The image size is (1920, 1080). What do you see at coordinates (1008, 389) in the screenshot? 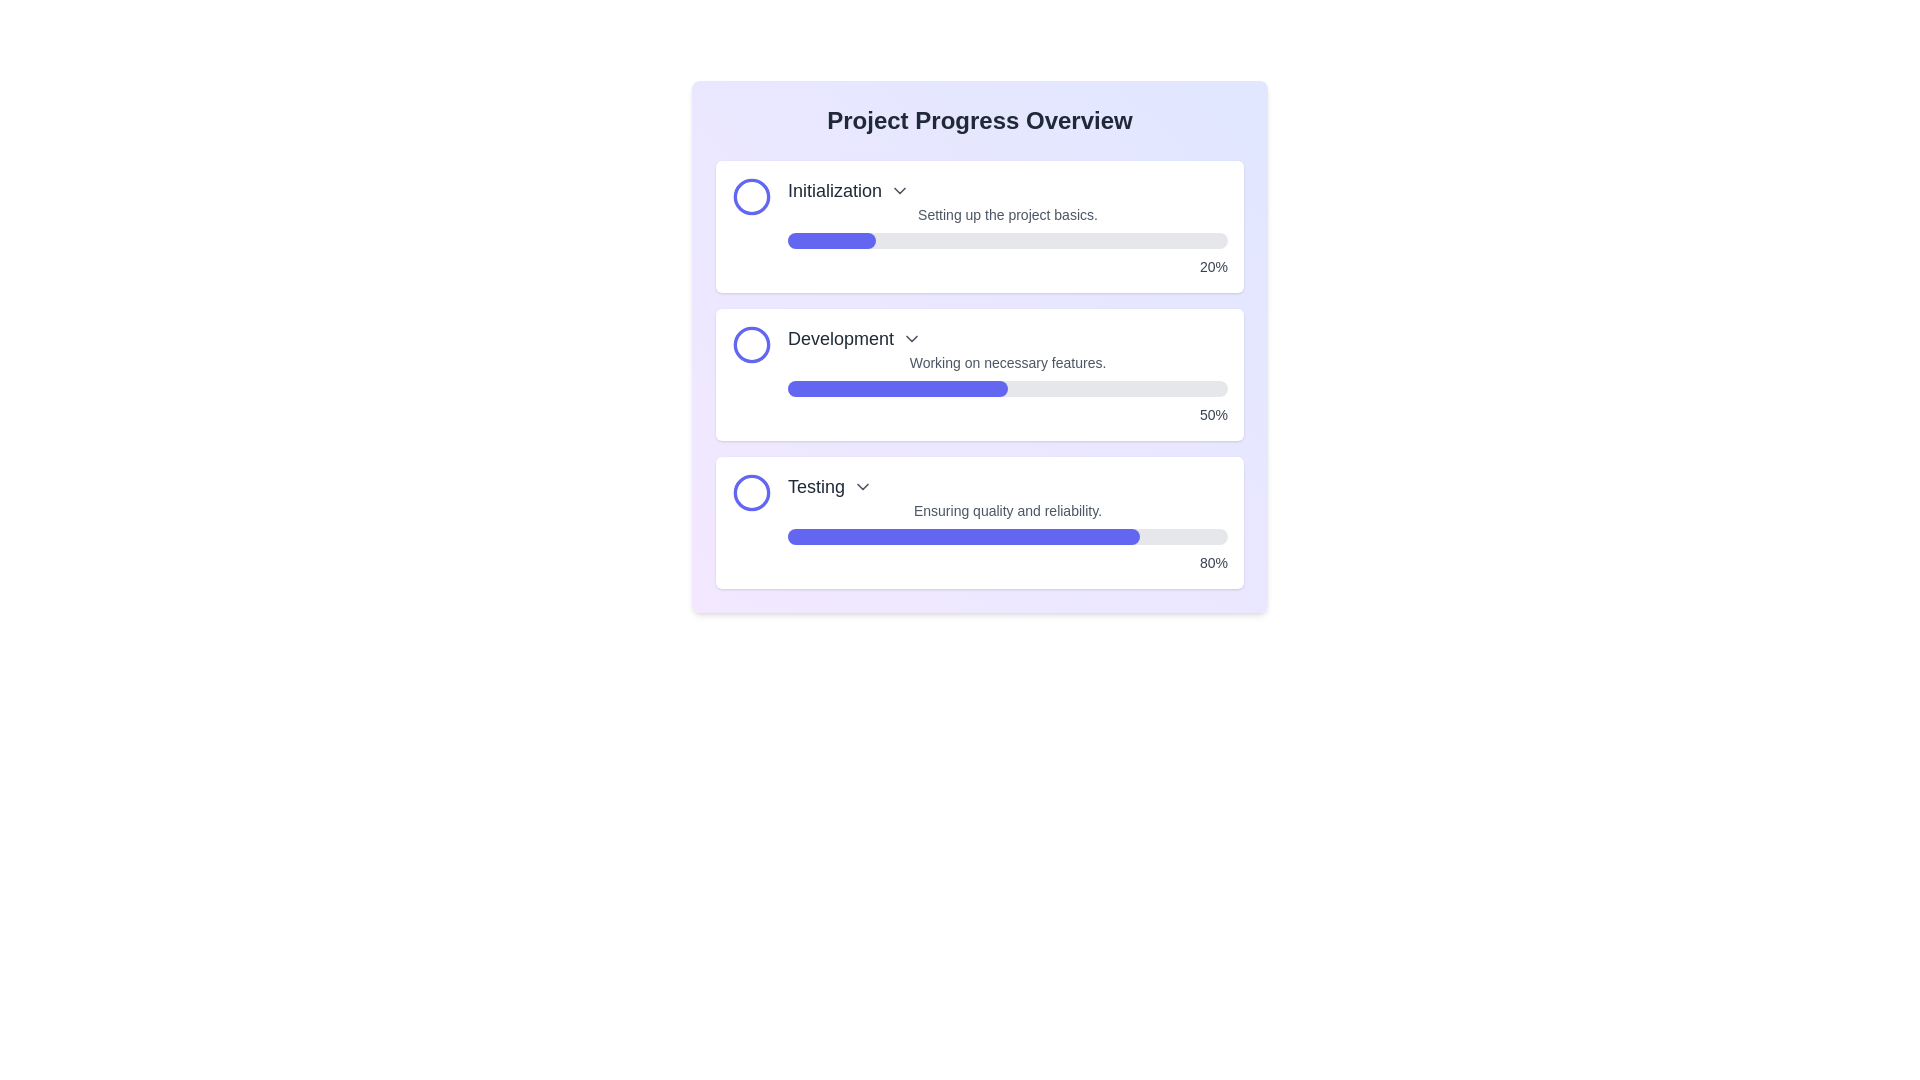
I see `the progress bar located in the 'Development' section of the second card, which indicates that 50% of the goal has been achieved` at bounding box center [1008, 389].